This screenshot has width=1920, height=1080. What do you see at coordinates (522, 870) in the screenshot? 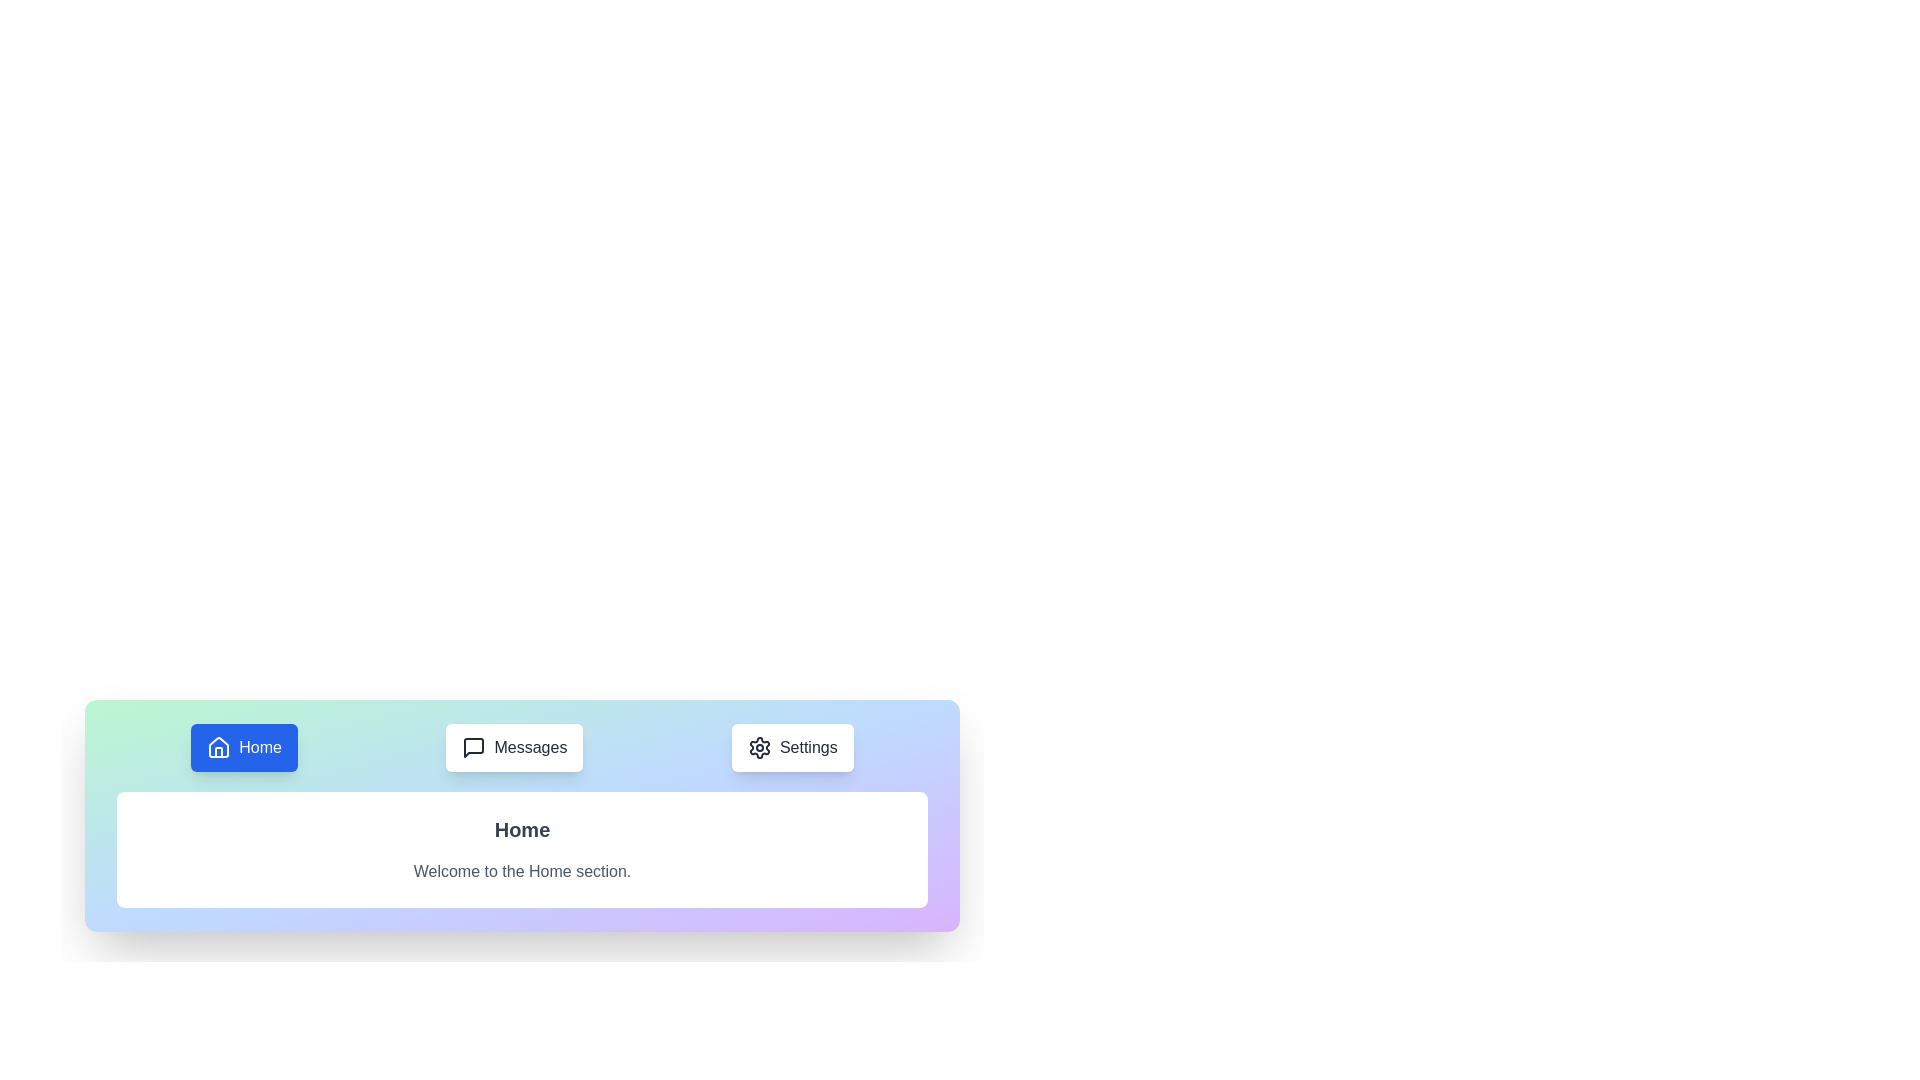
I see `the text 'Welcome to the Home section.' to select it` at bounding box center [522, 870].